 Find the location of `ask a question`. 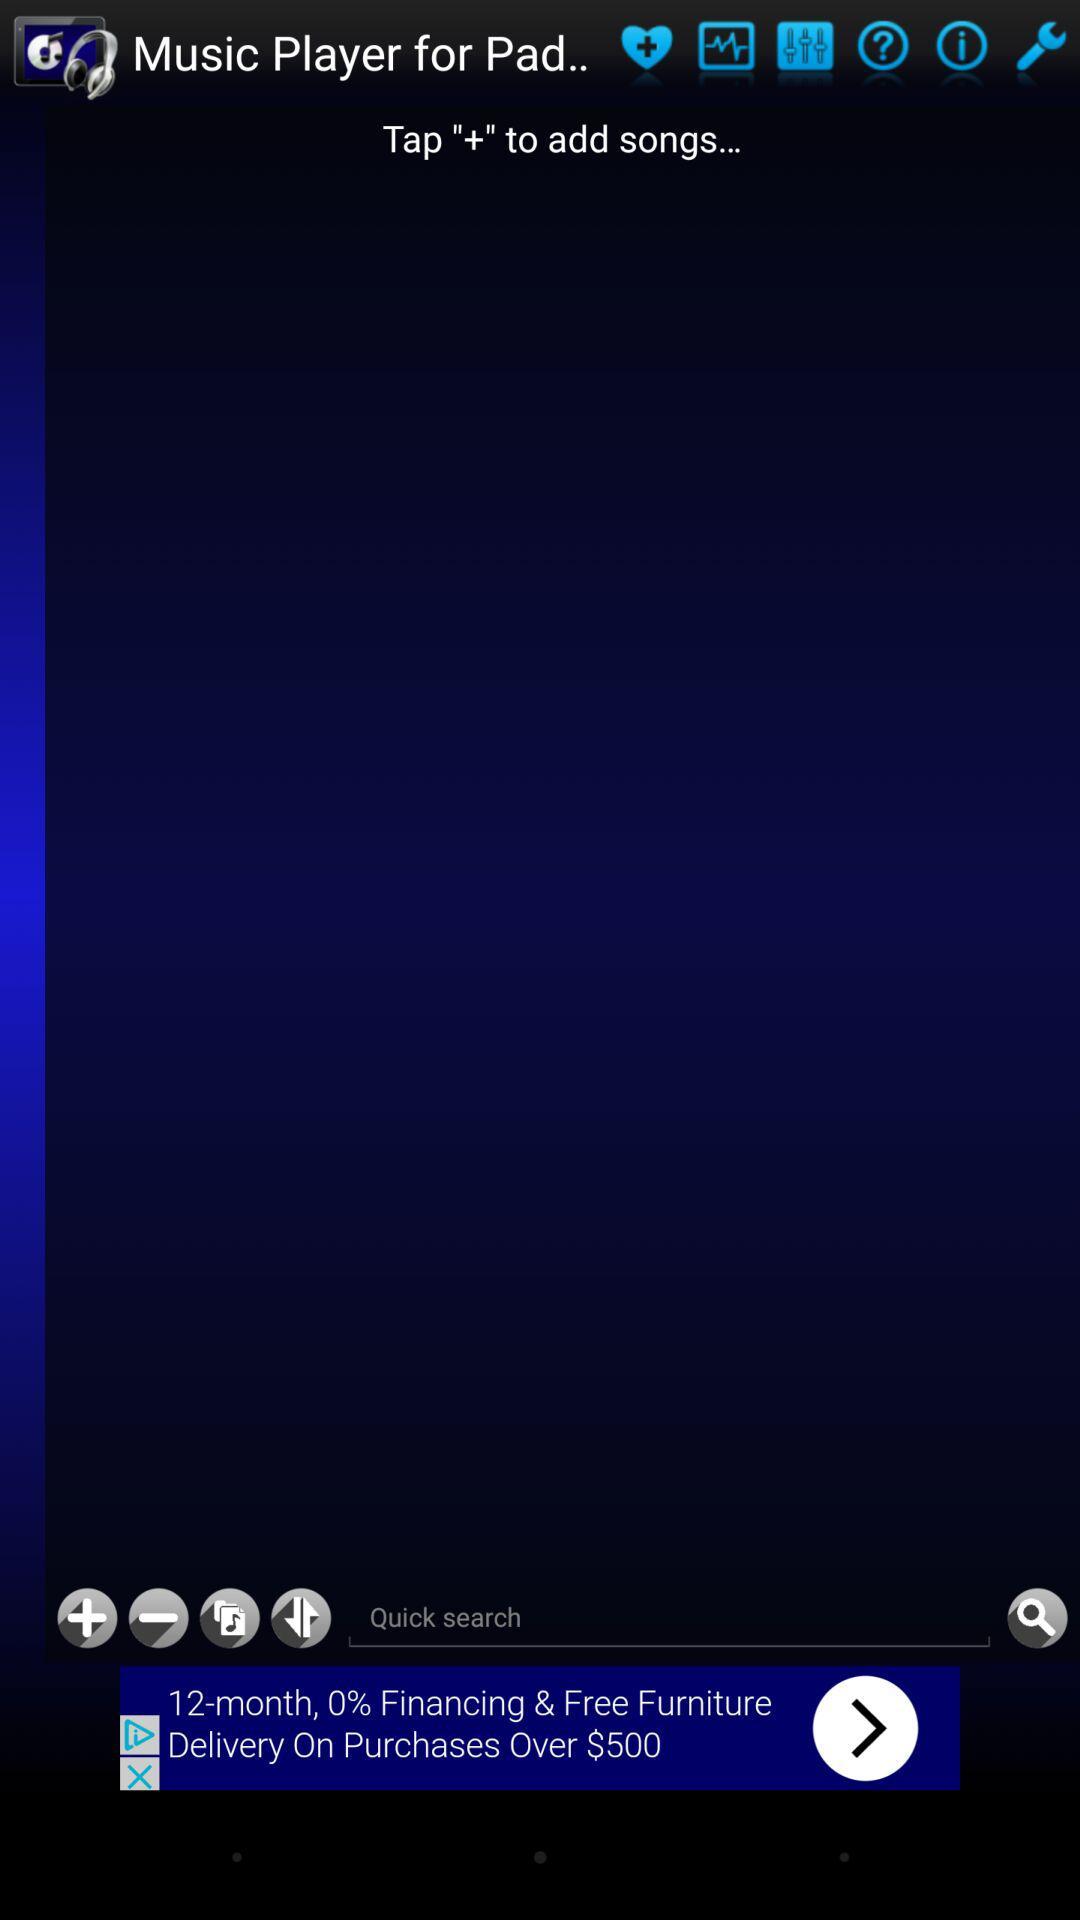

ask a question is located at coordinates (882, 52).